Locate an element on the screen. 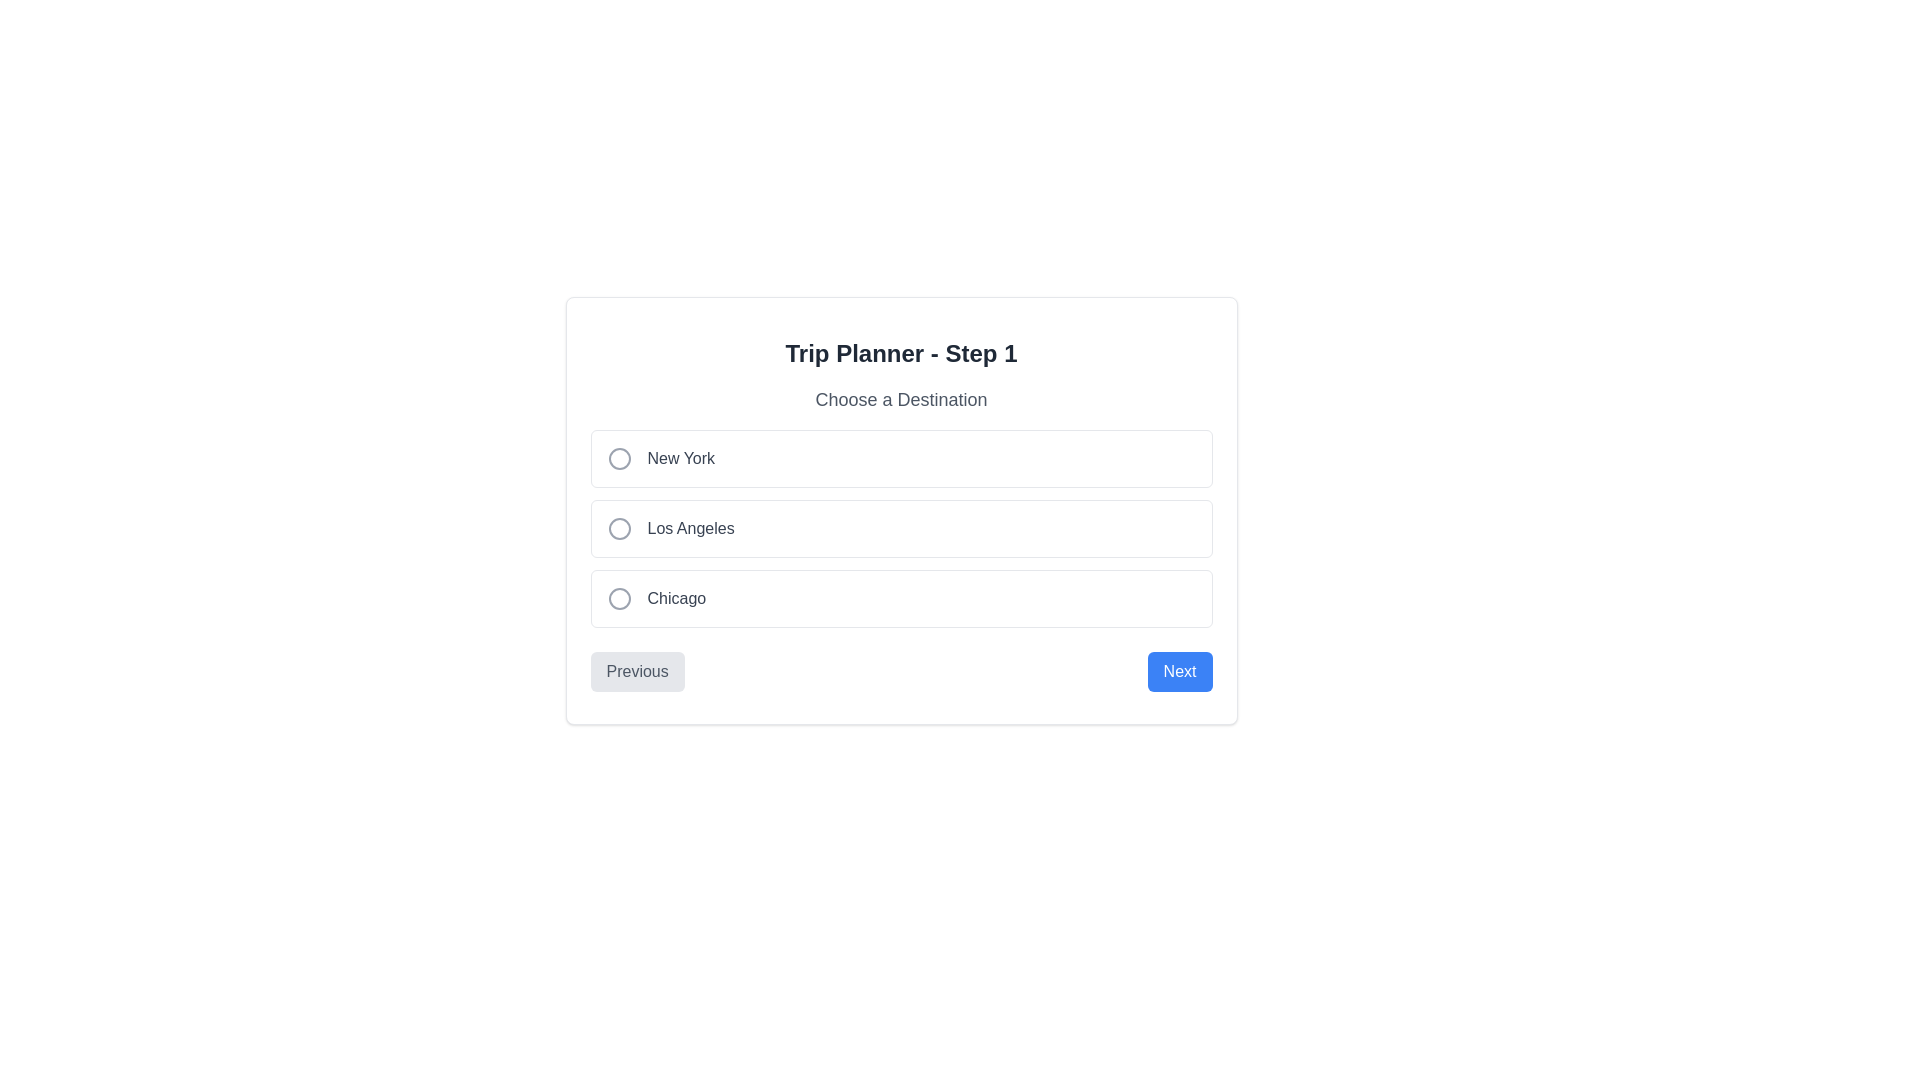 The height and width of the screenshot is (1080, 1920). the 'Next' button located at the bottom right corner of the layout is located at coordinates (1180, 671).